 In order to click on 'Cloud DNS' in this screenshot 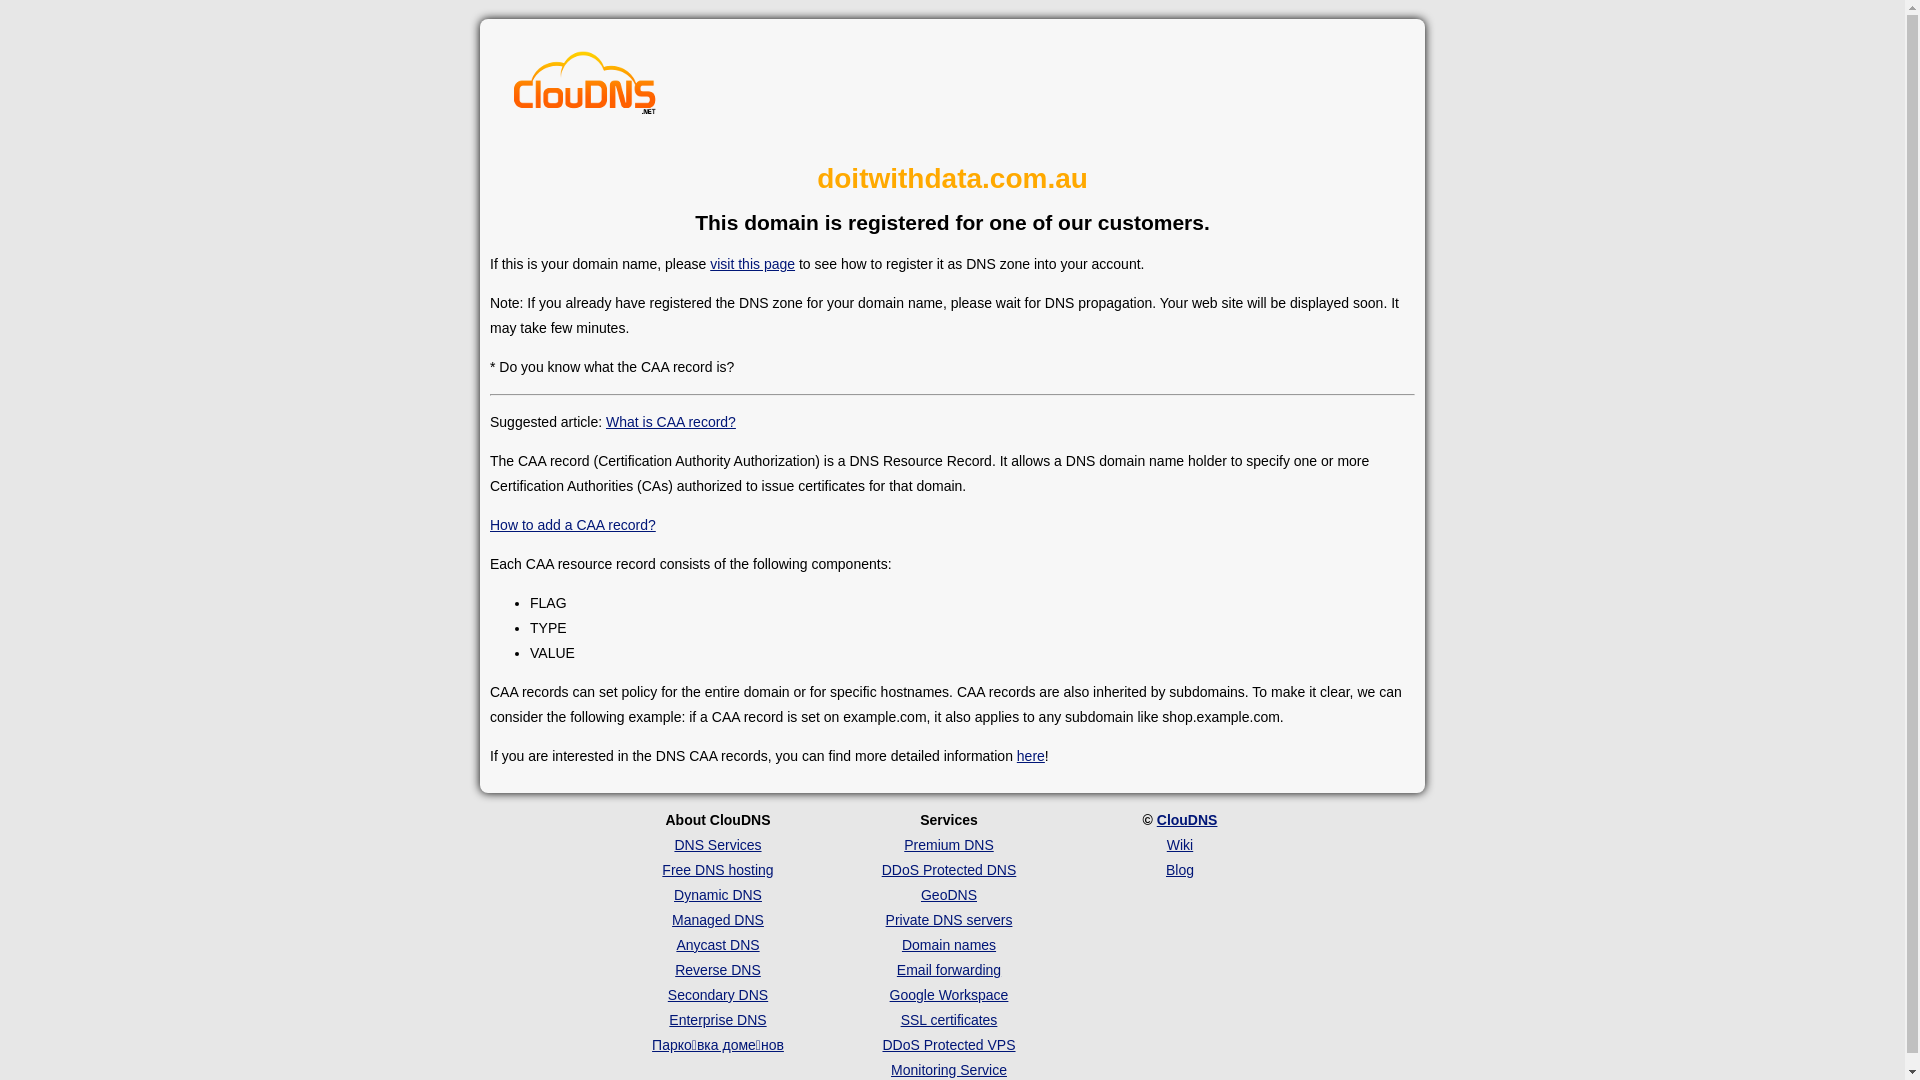, I will do `click(584, 87)`.